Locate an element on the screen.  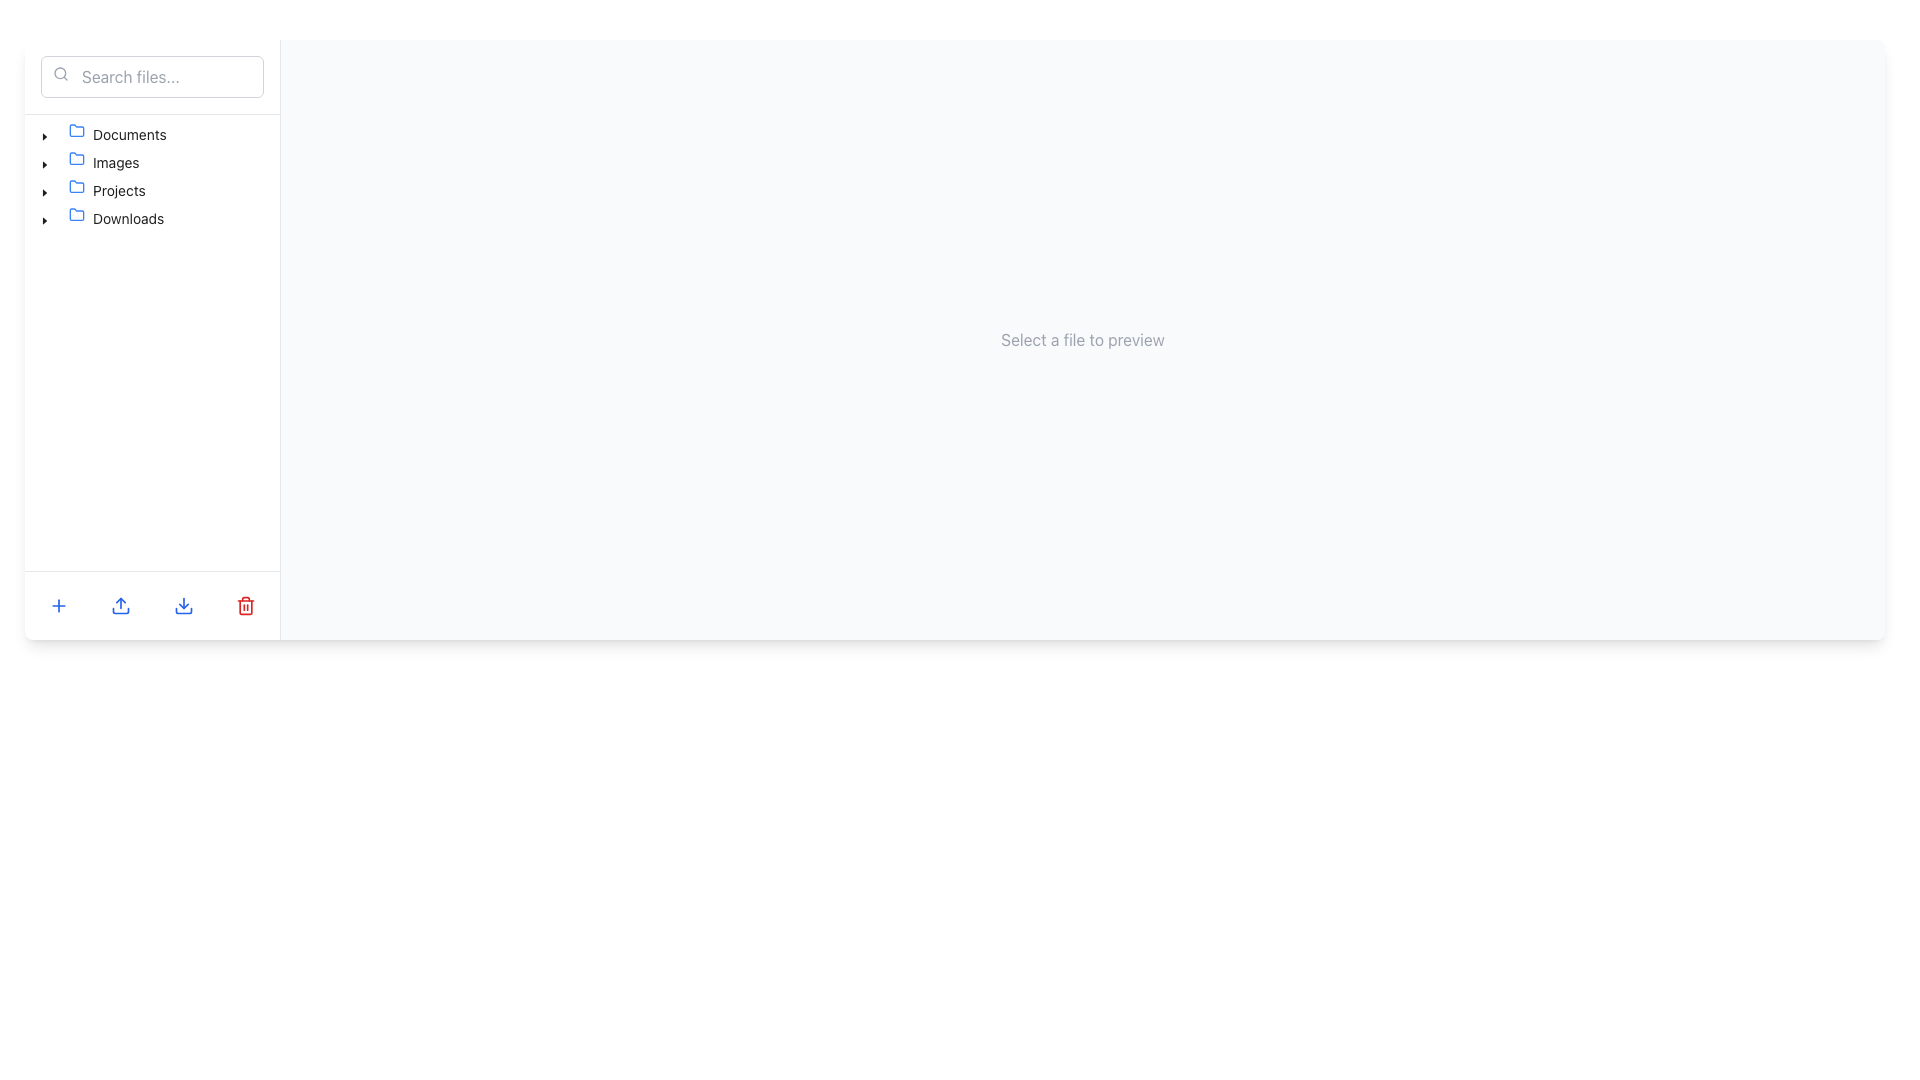
the Caret-down icon located next to the 'Downloads' folder label is located at coordinates (44, 220).